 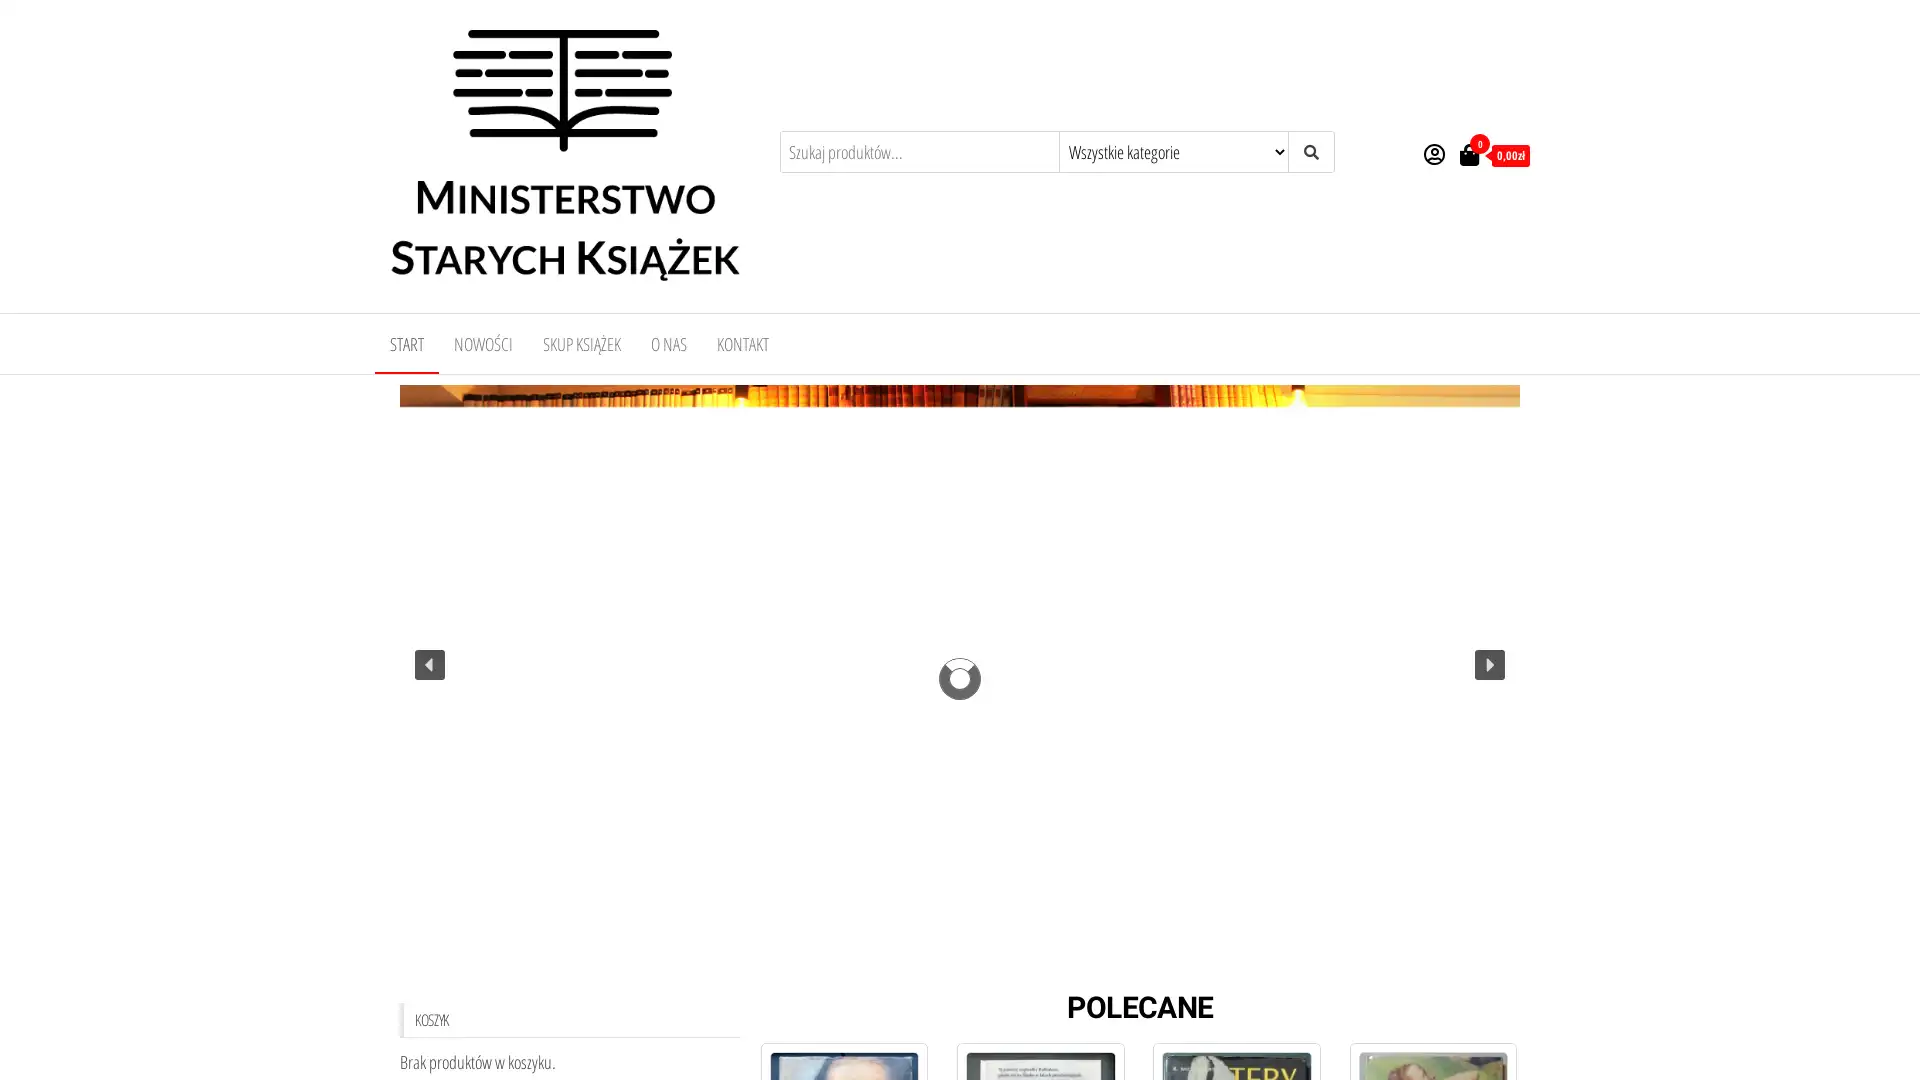 I want to click on Slide 1, so click(x=940, y=962).